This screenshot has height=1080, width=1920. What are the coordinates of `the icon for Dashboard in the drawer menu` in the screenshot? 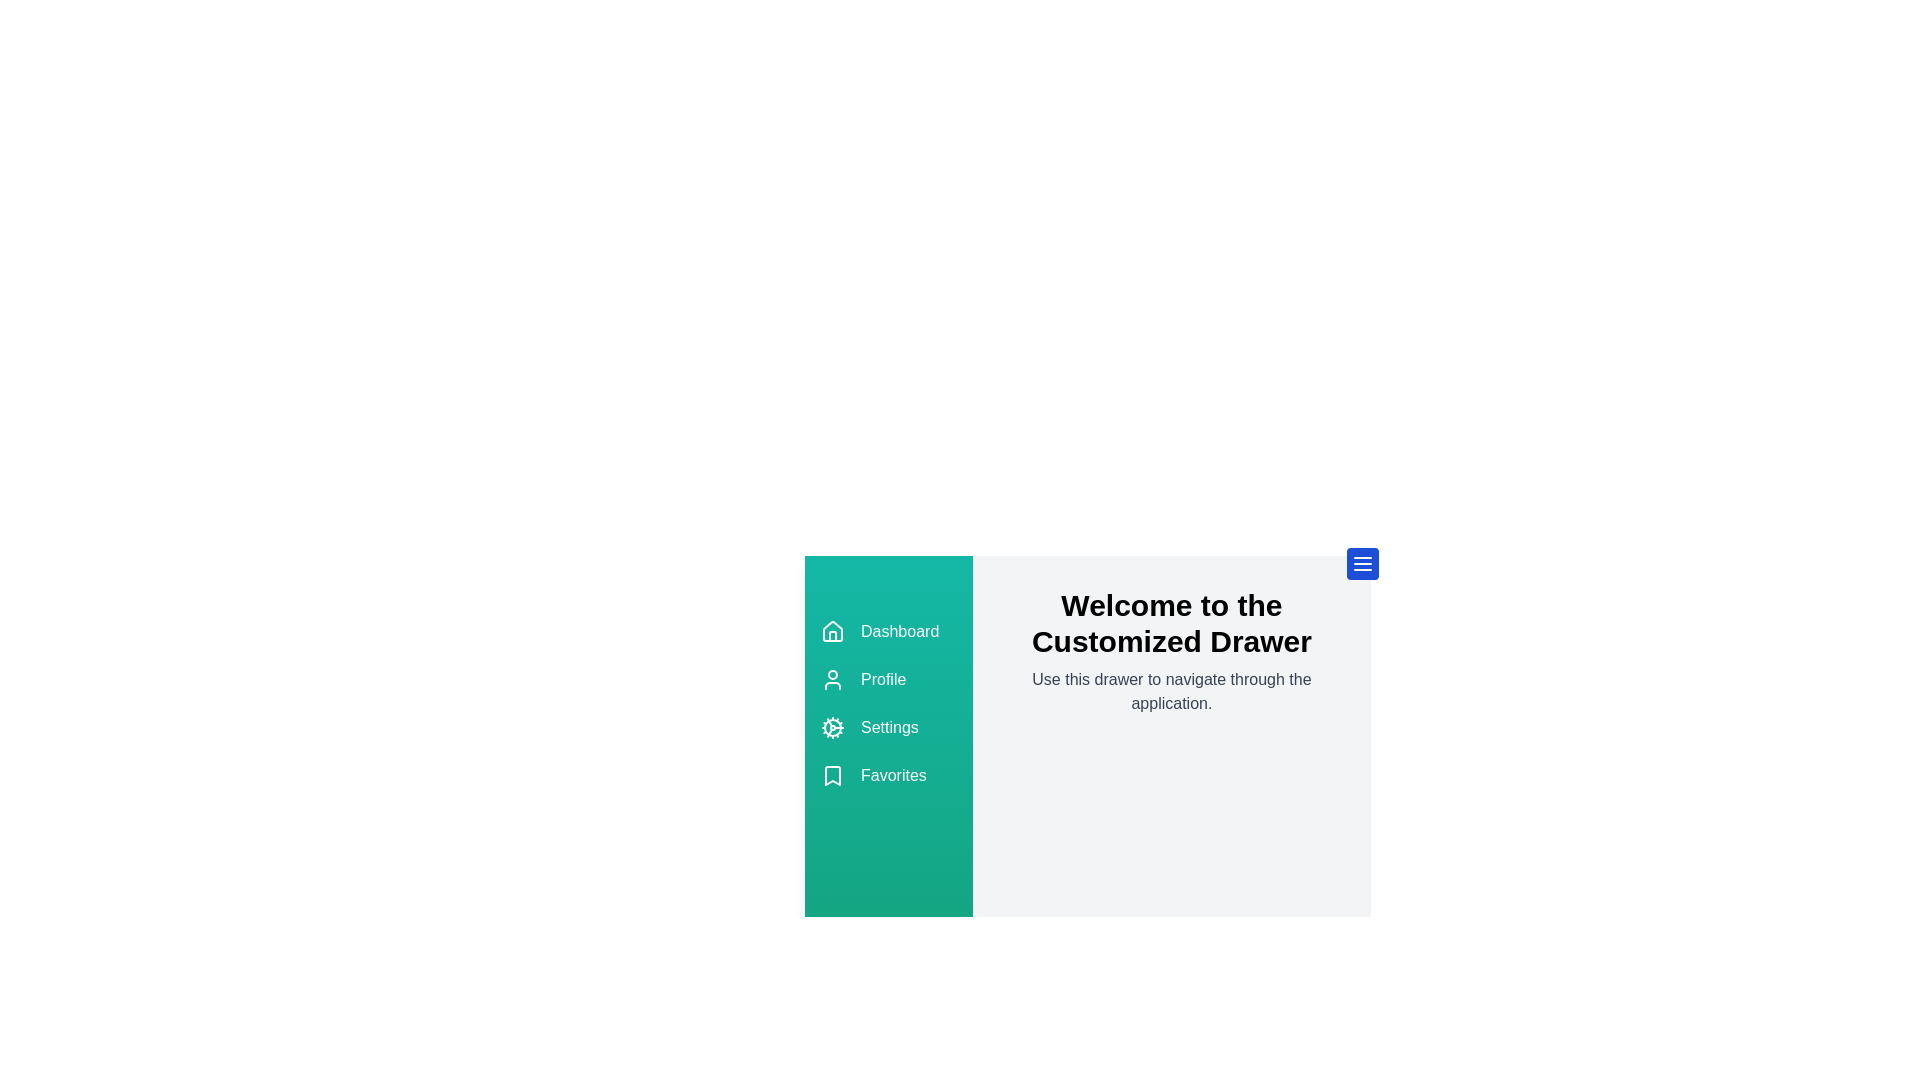 It's located at (833, 632).